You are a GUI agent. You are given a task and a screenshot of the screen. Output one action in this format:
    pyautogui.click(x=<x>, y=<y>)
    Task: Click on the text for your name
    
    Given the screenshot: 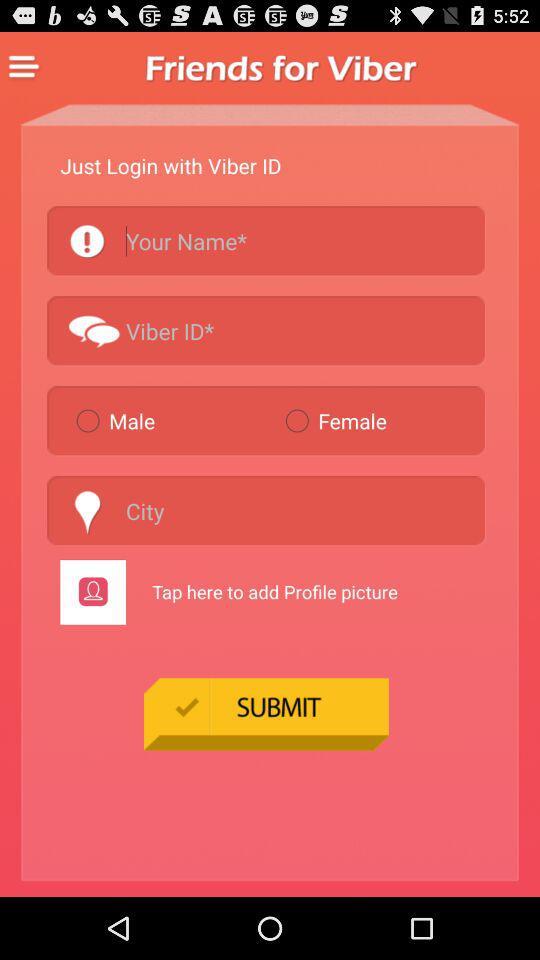 What is the action you would take?
    pyautogui.click(x=266, y=240)
    